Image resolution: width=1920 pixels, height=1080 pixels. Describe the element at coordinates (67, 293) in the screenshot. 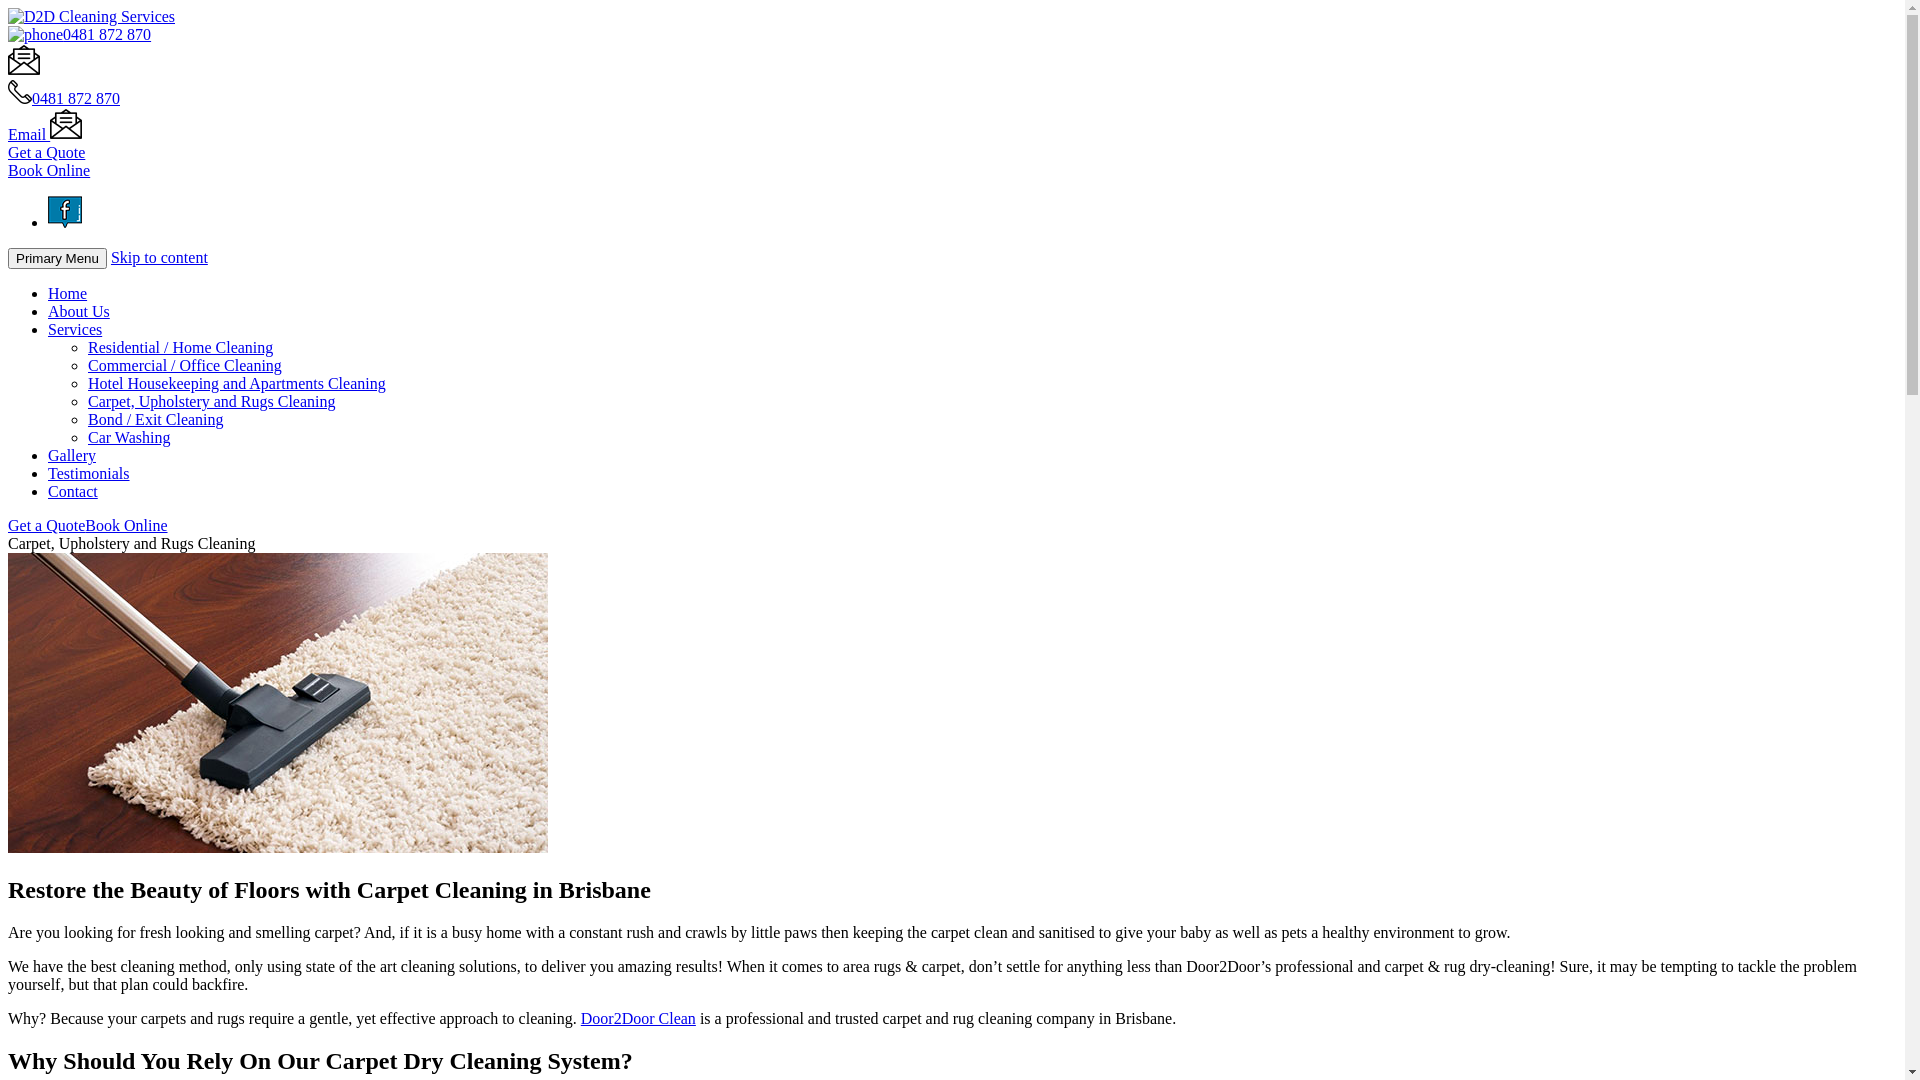

I see `'Home'` at that location.